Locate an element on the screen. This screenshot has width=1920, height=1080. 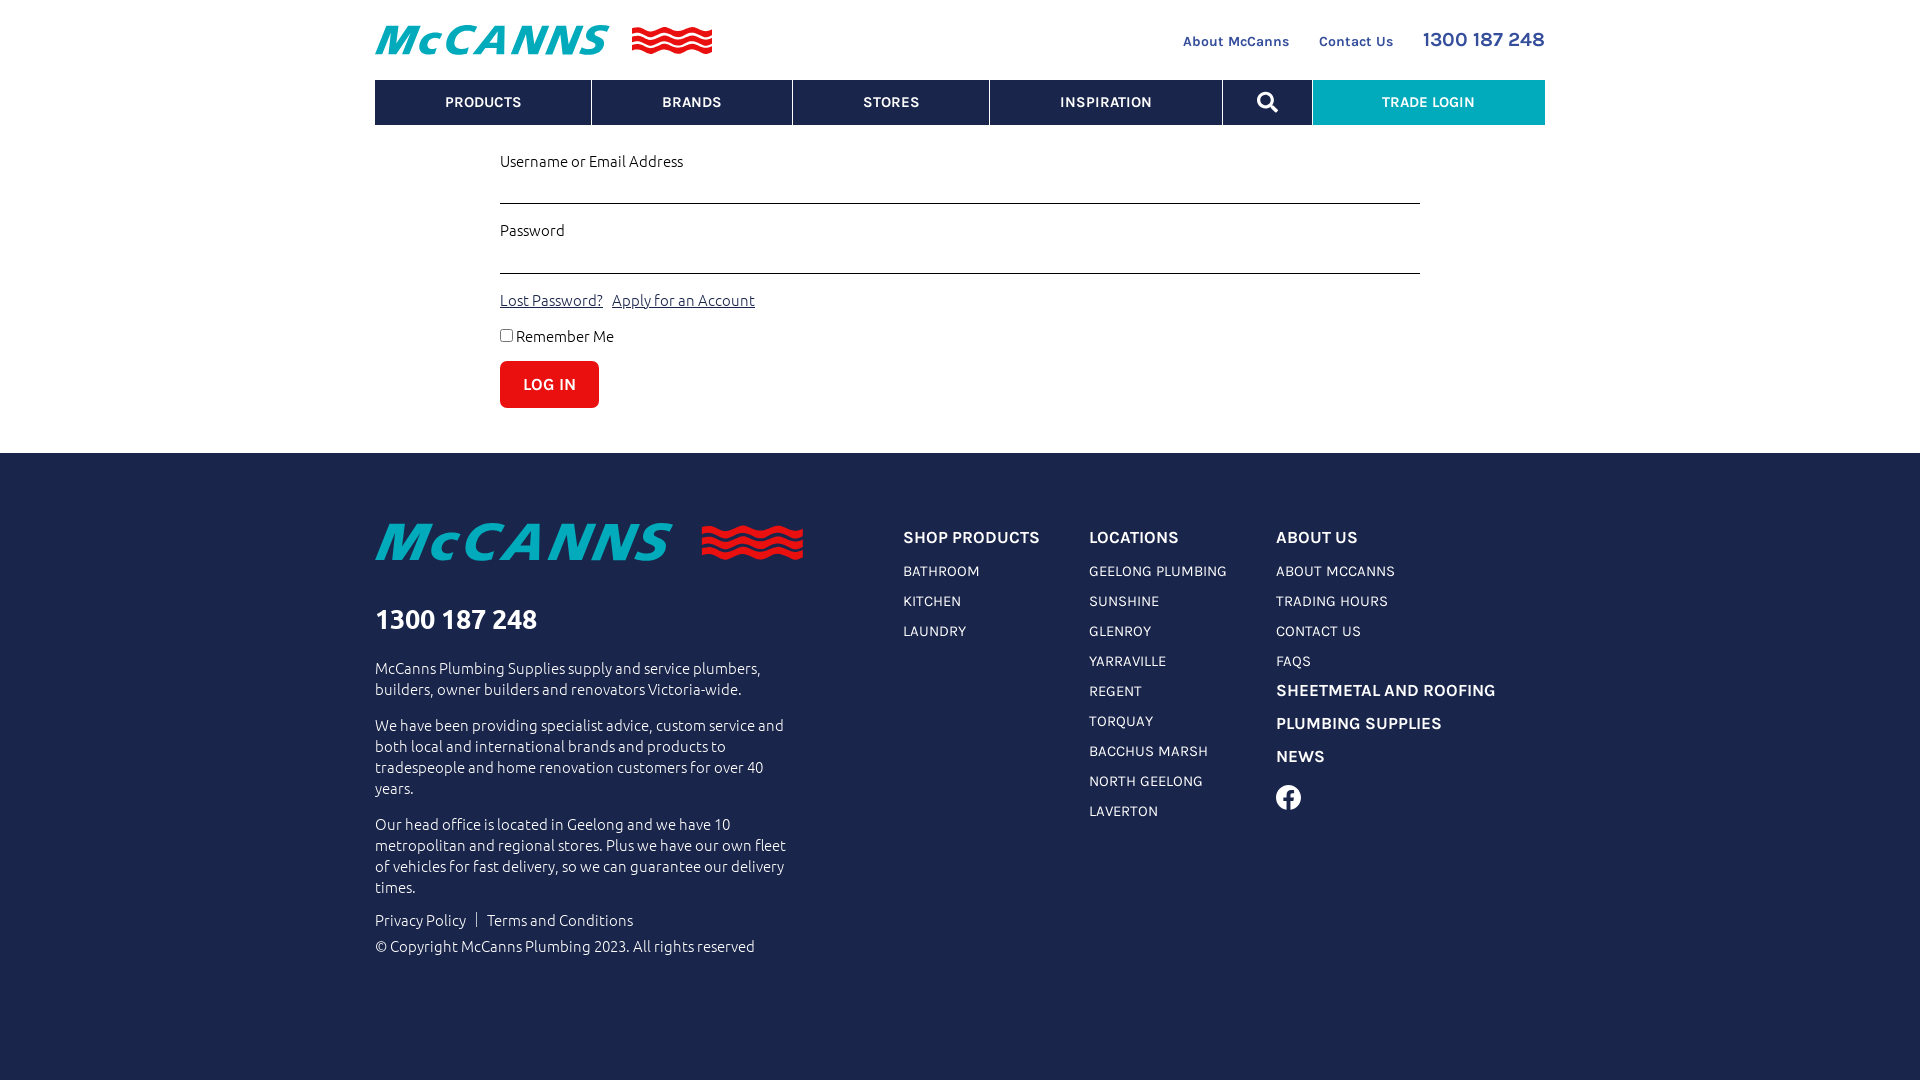
'Log In' is located at coordinates (499, 384).